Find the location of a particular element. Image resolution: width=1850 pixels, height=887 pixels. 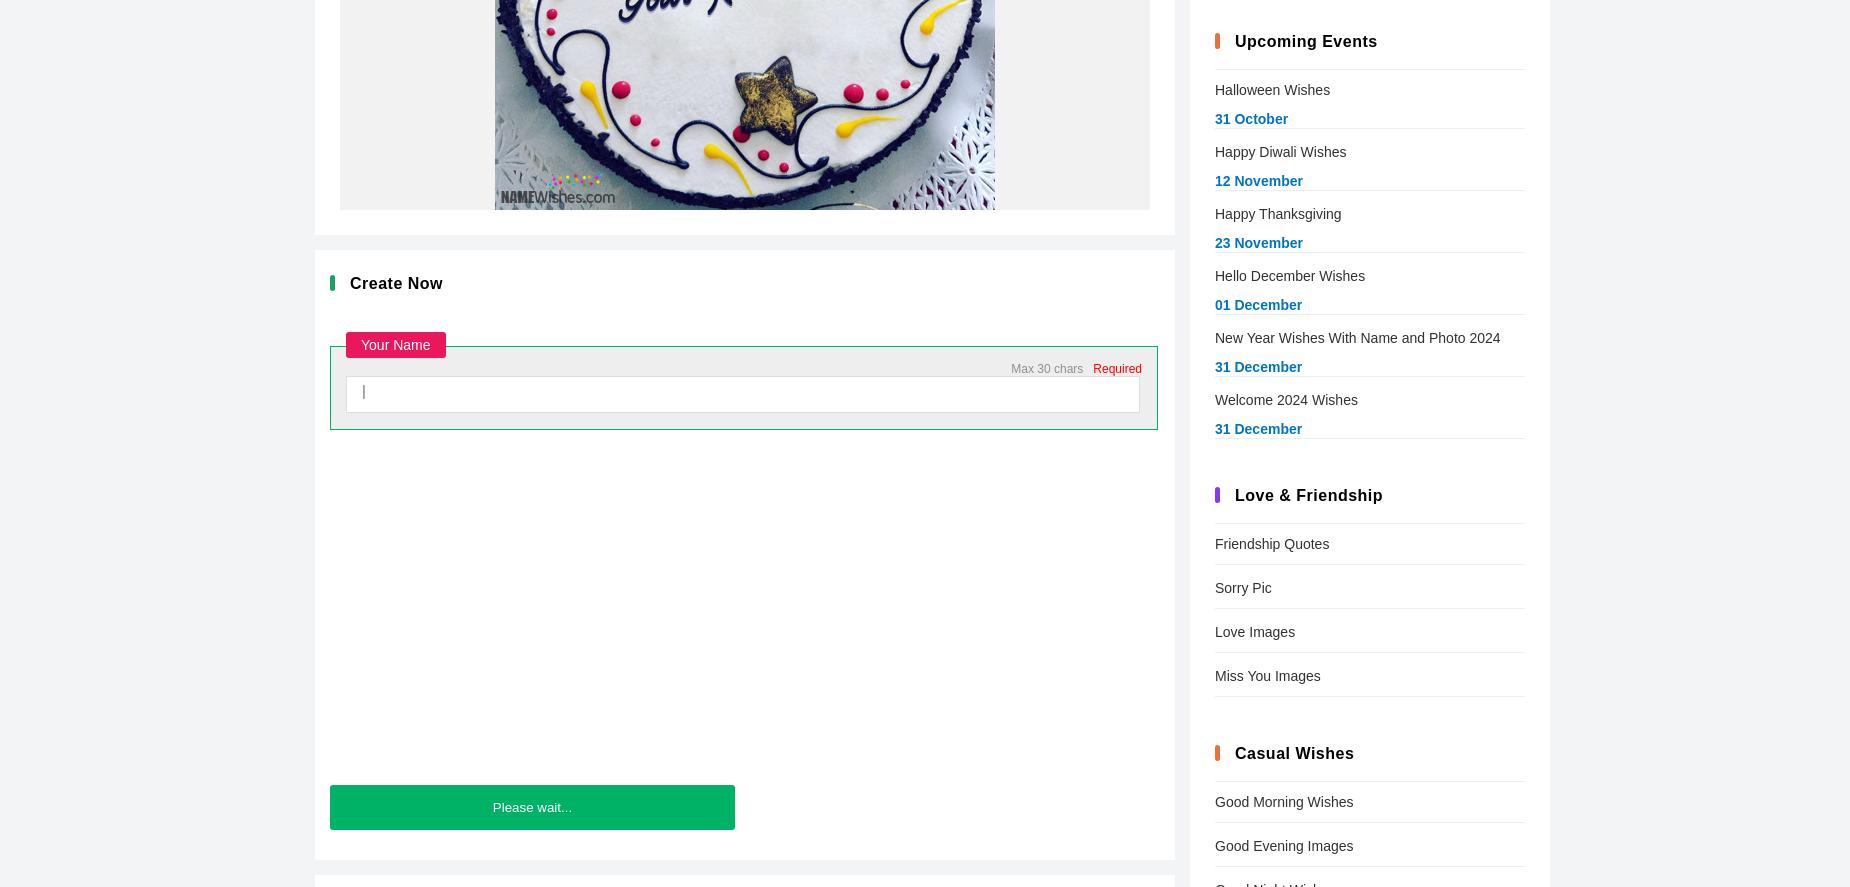

'Friendship Quotes' is located at coordinates (1271, 542).